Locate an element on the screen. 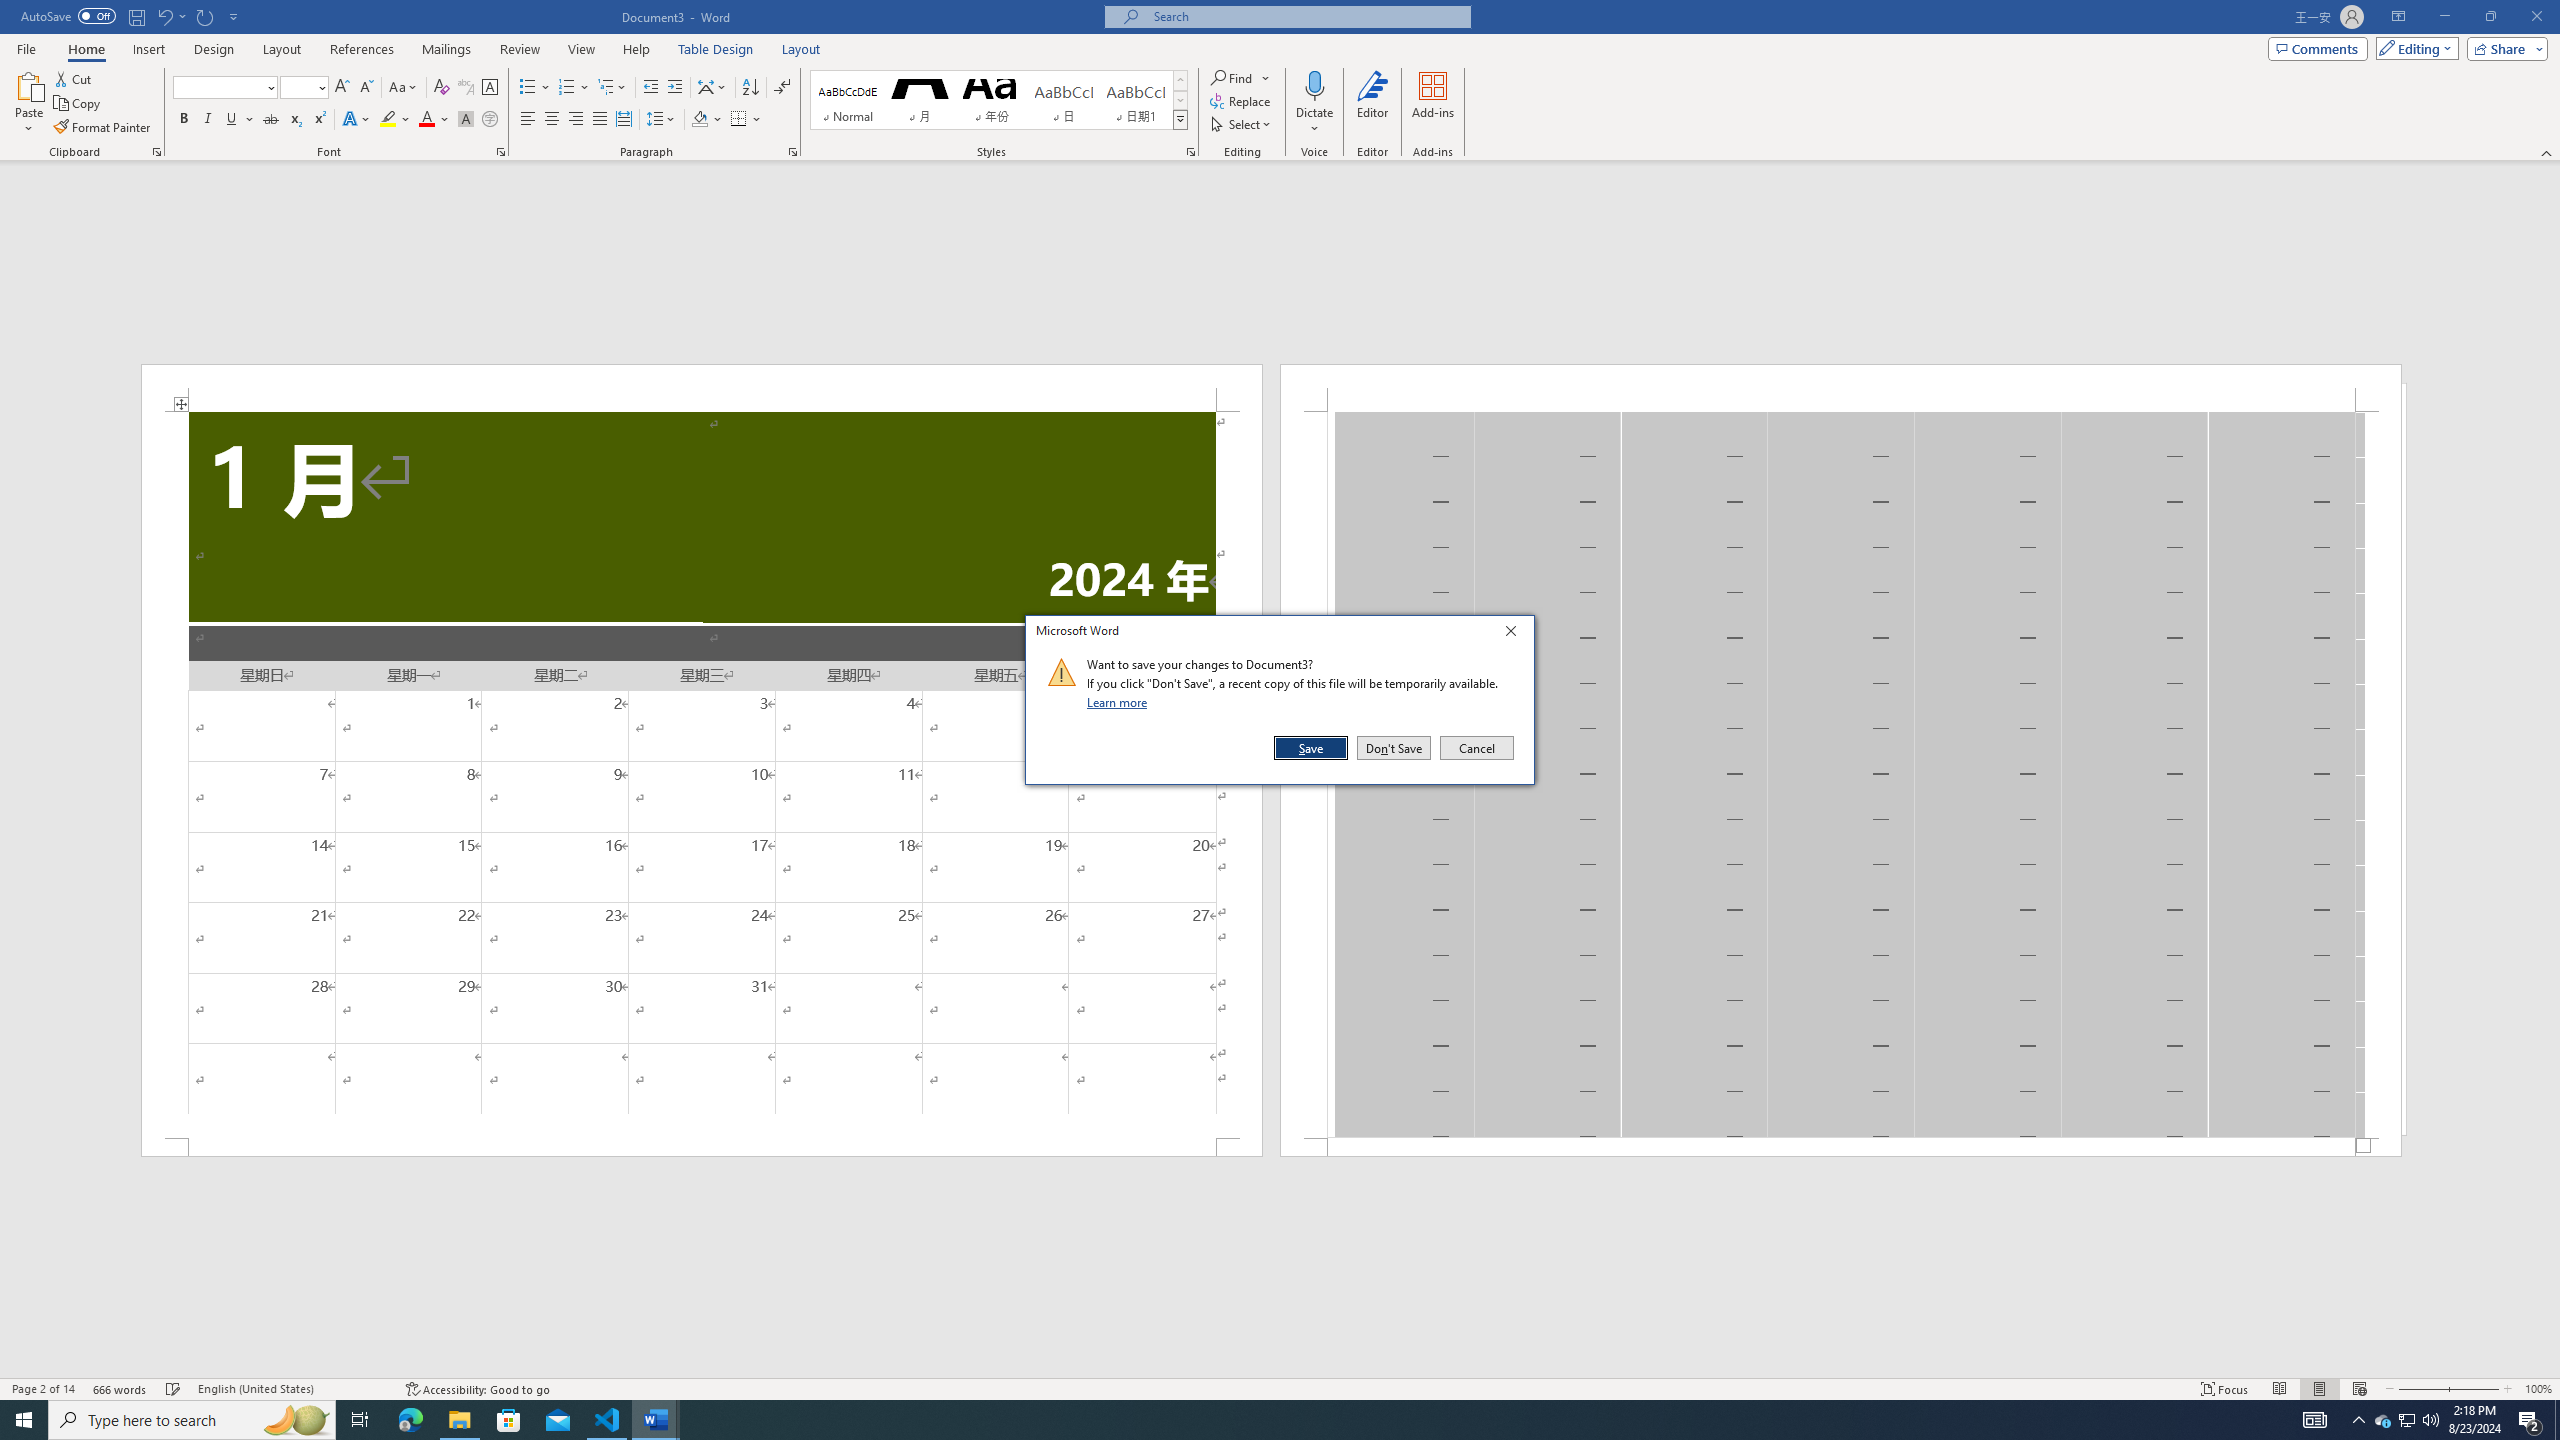 This screenshot has width=2560, height=1440. 'Comments' is located at coordinates (2318, 47).